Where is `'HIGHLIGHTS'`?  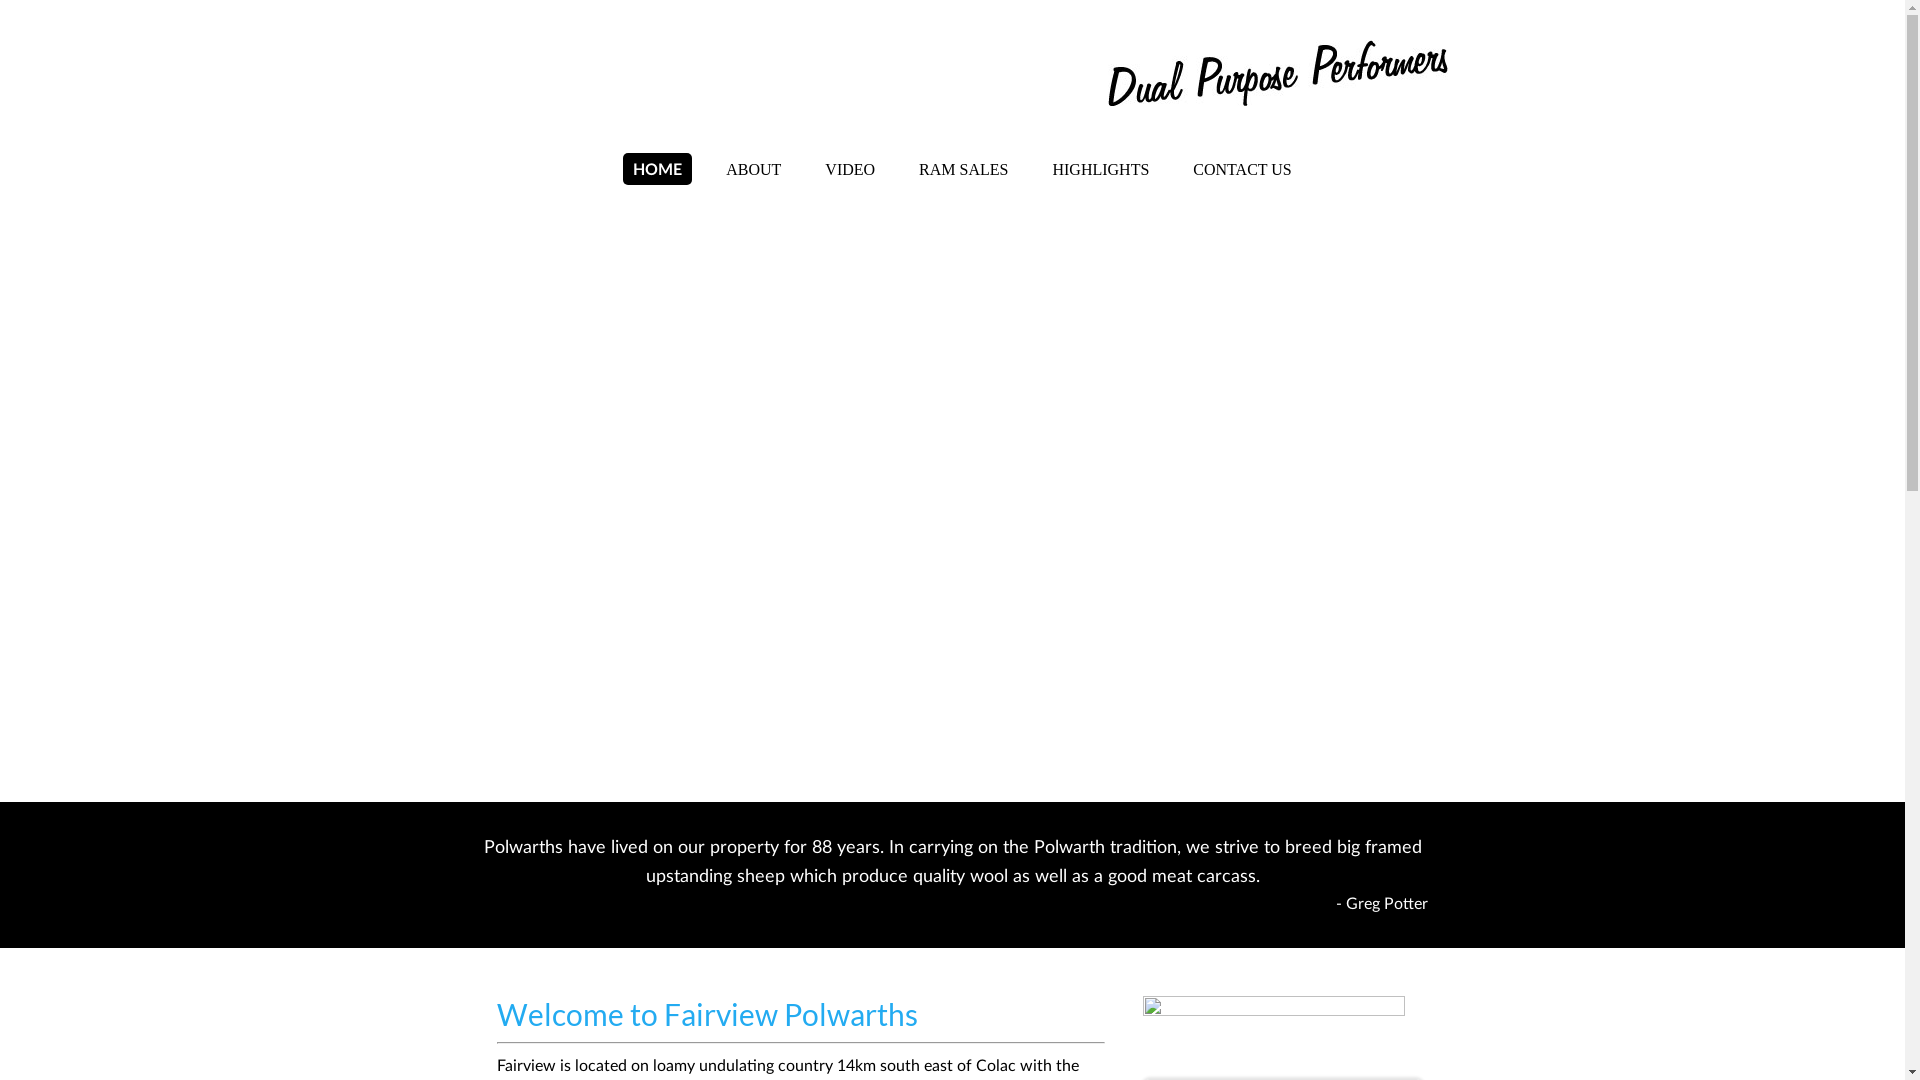
'HIGHLIGHTS' is located at coordinates (1099, 168).